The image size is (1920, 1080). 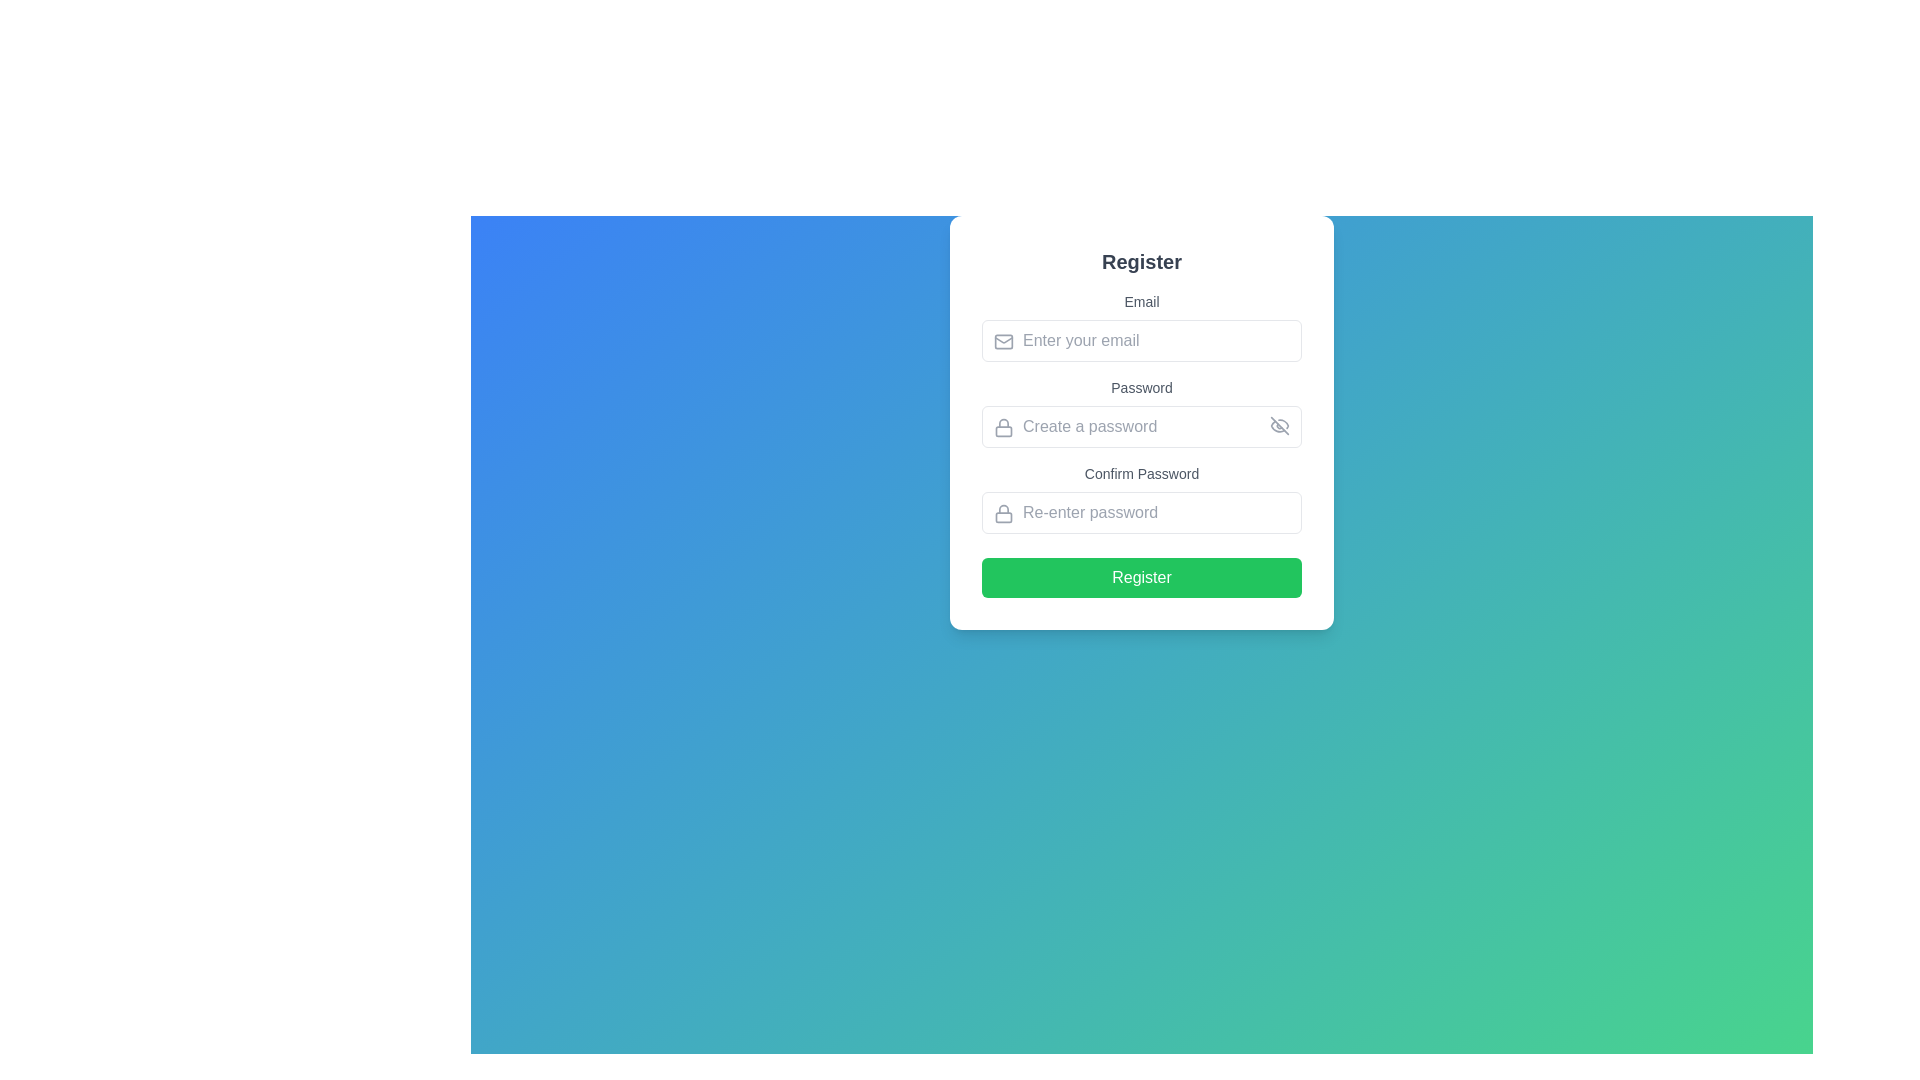 I want to click on the password input field located under the 'Register' heading to focus the input, so click(x=1142, y=426).